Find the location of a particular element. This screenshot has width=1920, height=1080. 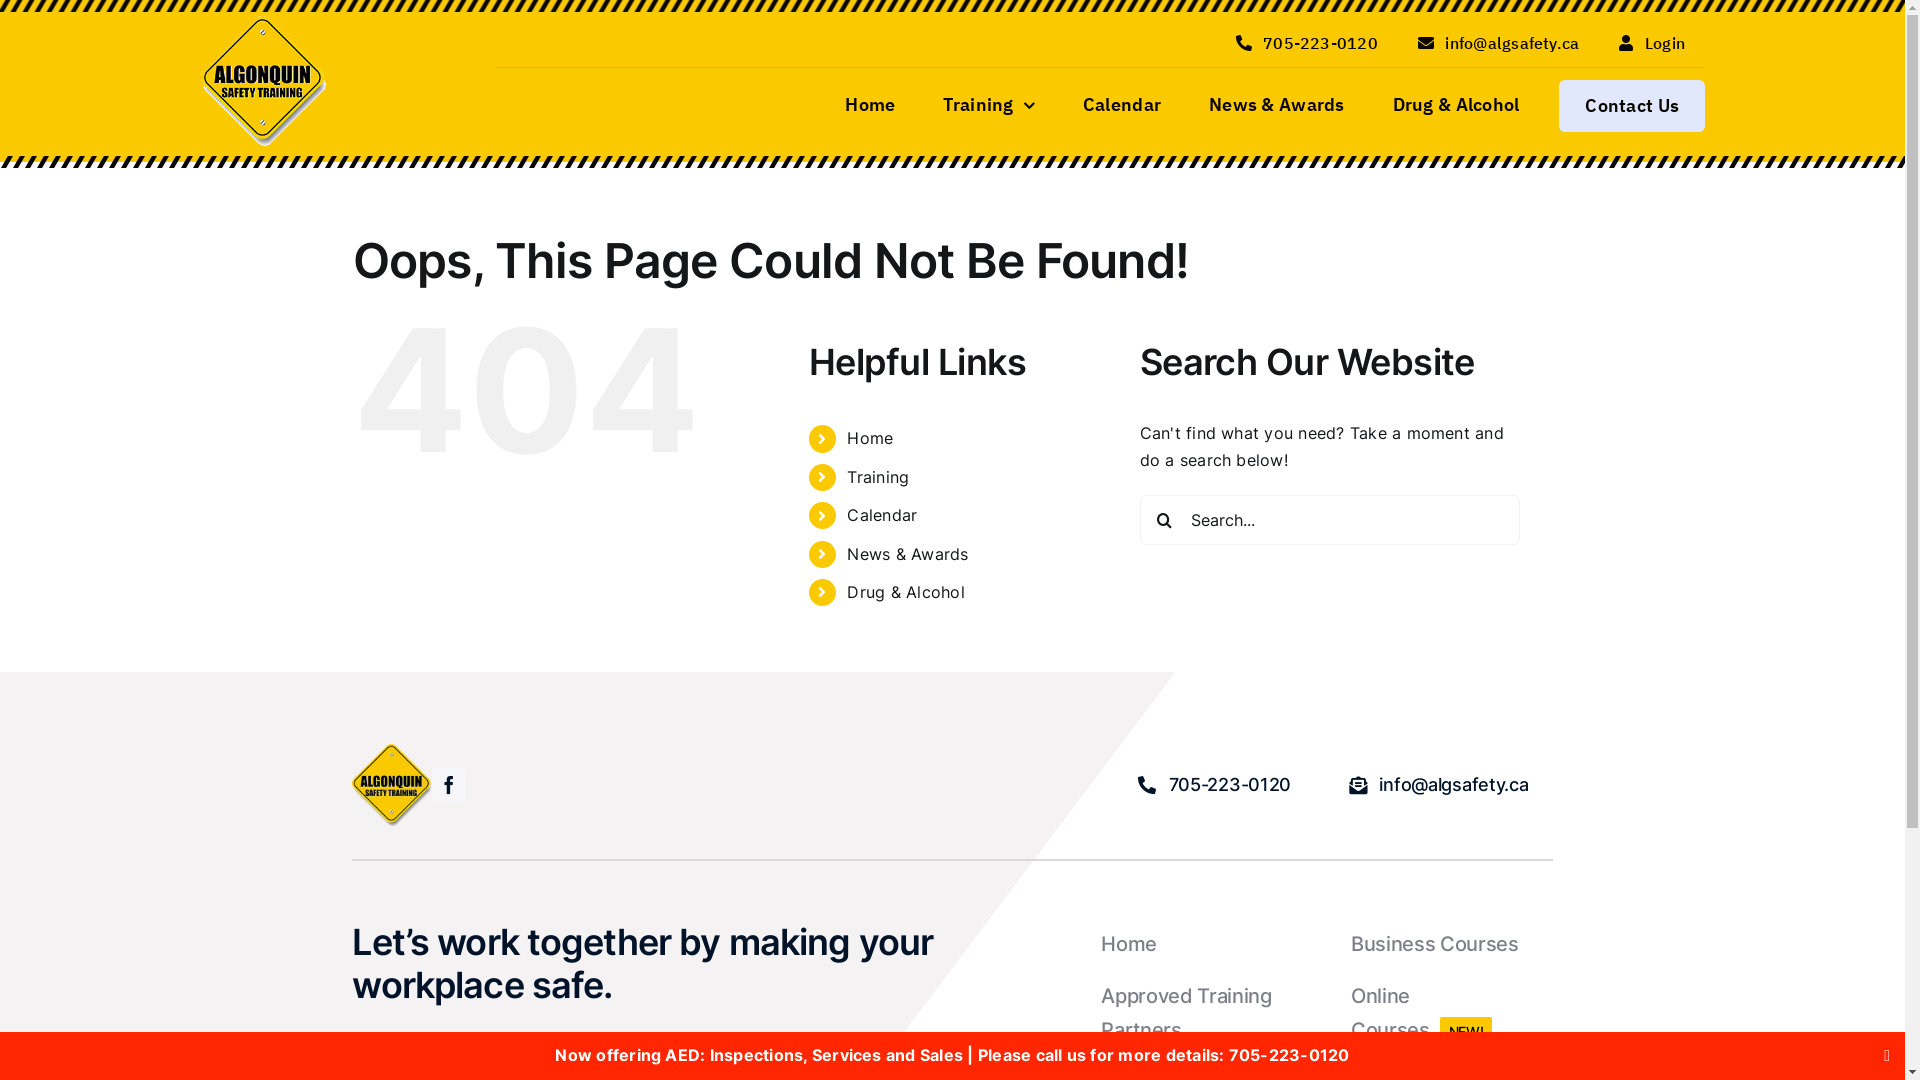

'Login' is located at coordinates (1651, 42).